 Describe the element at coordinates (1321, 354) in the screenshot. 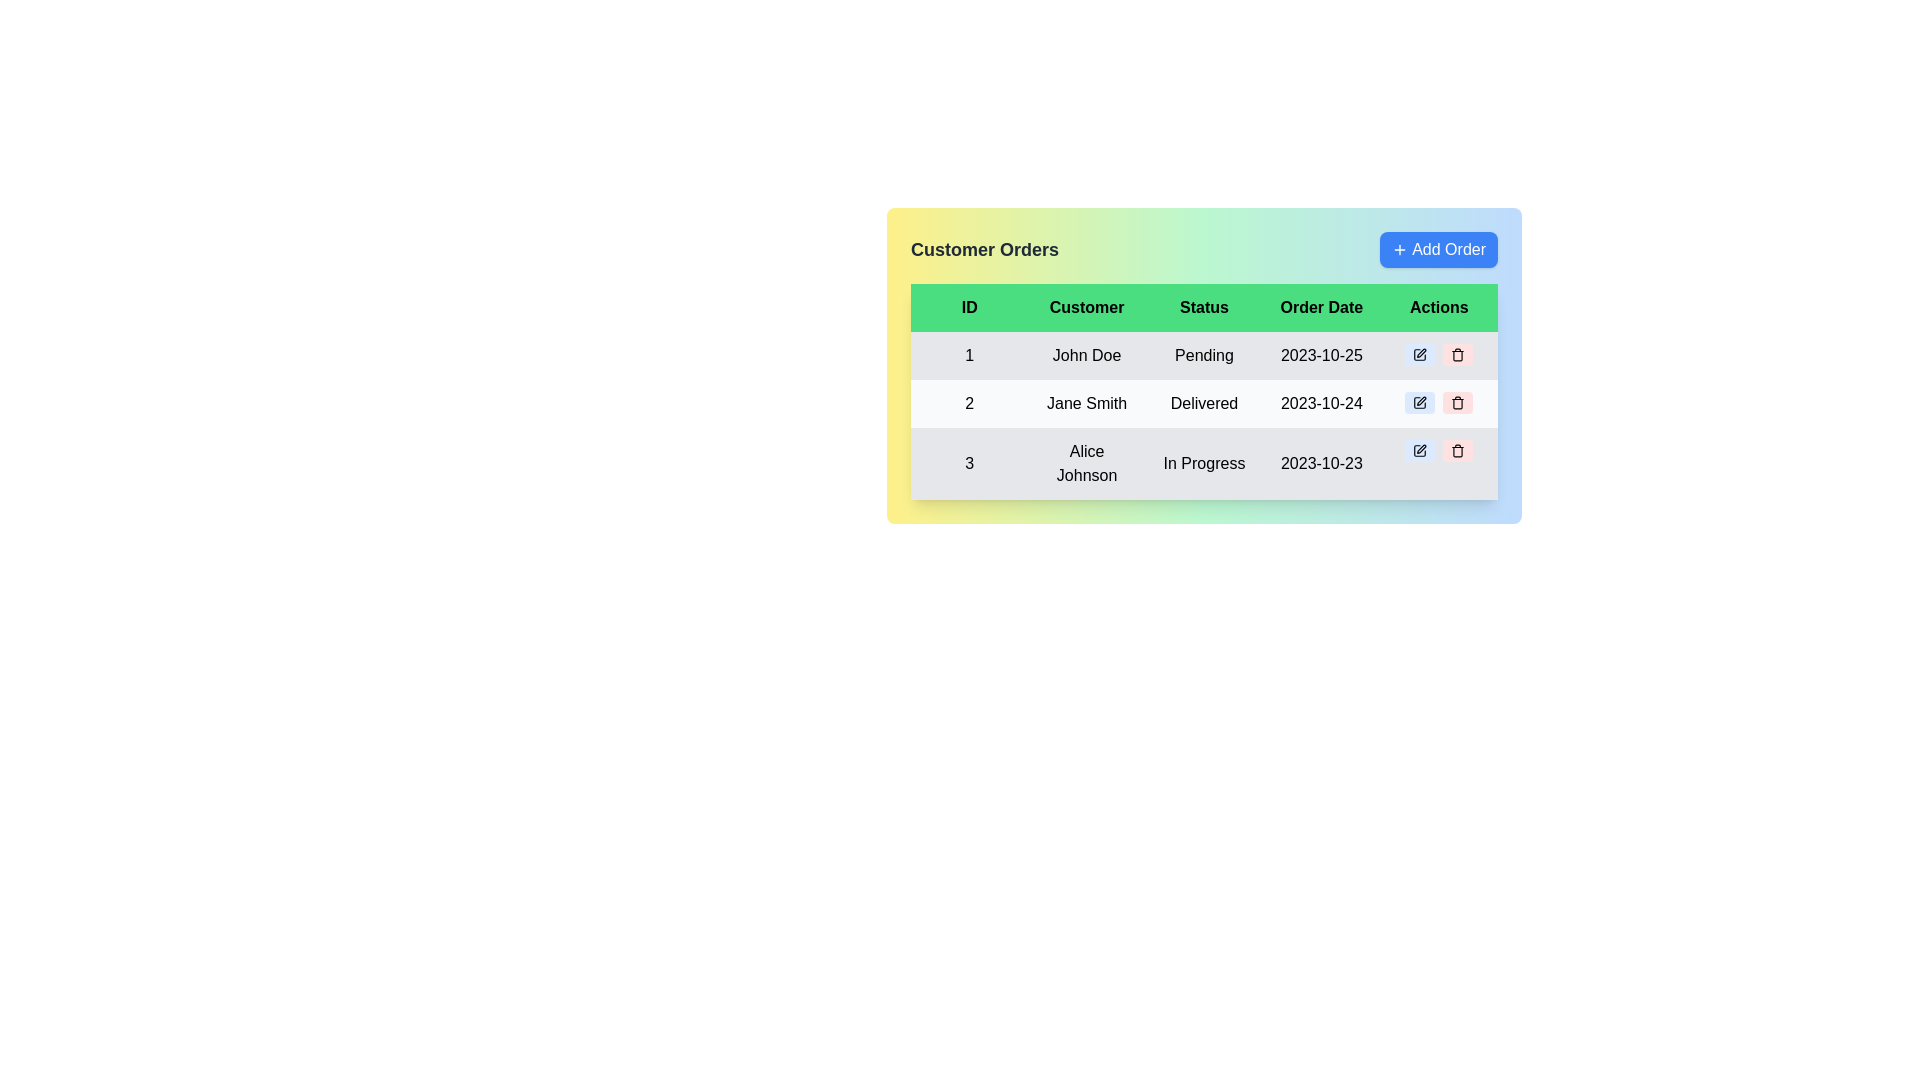

I see `the text label displaying the date '2023-10-25' in the first row of the table for customer 'John Doe'` at that location.